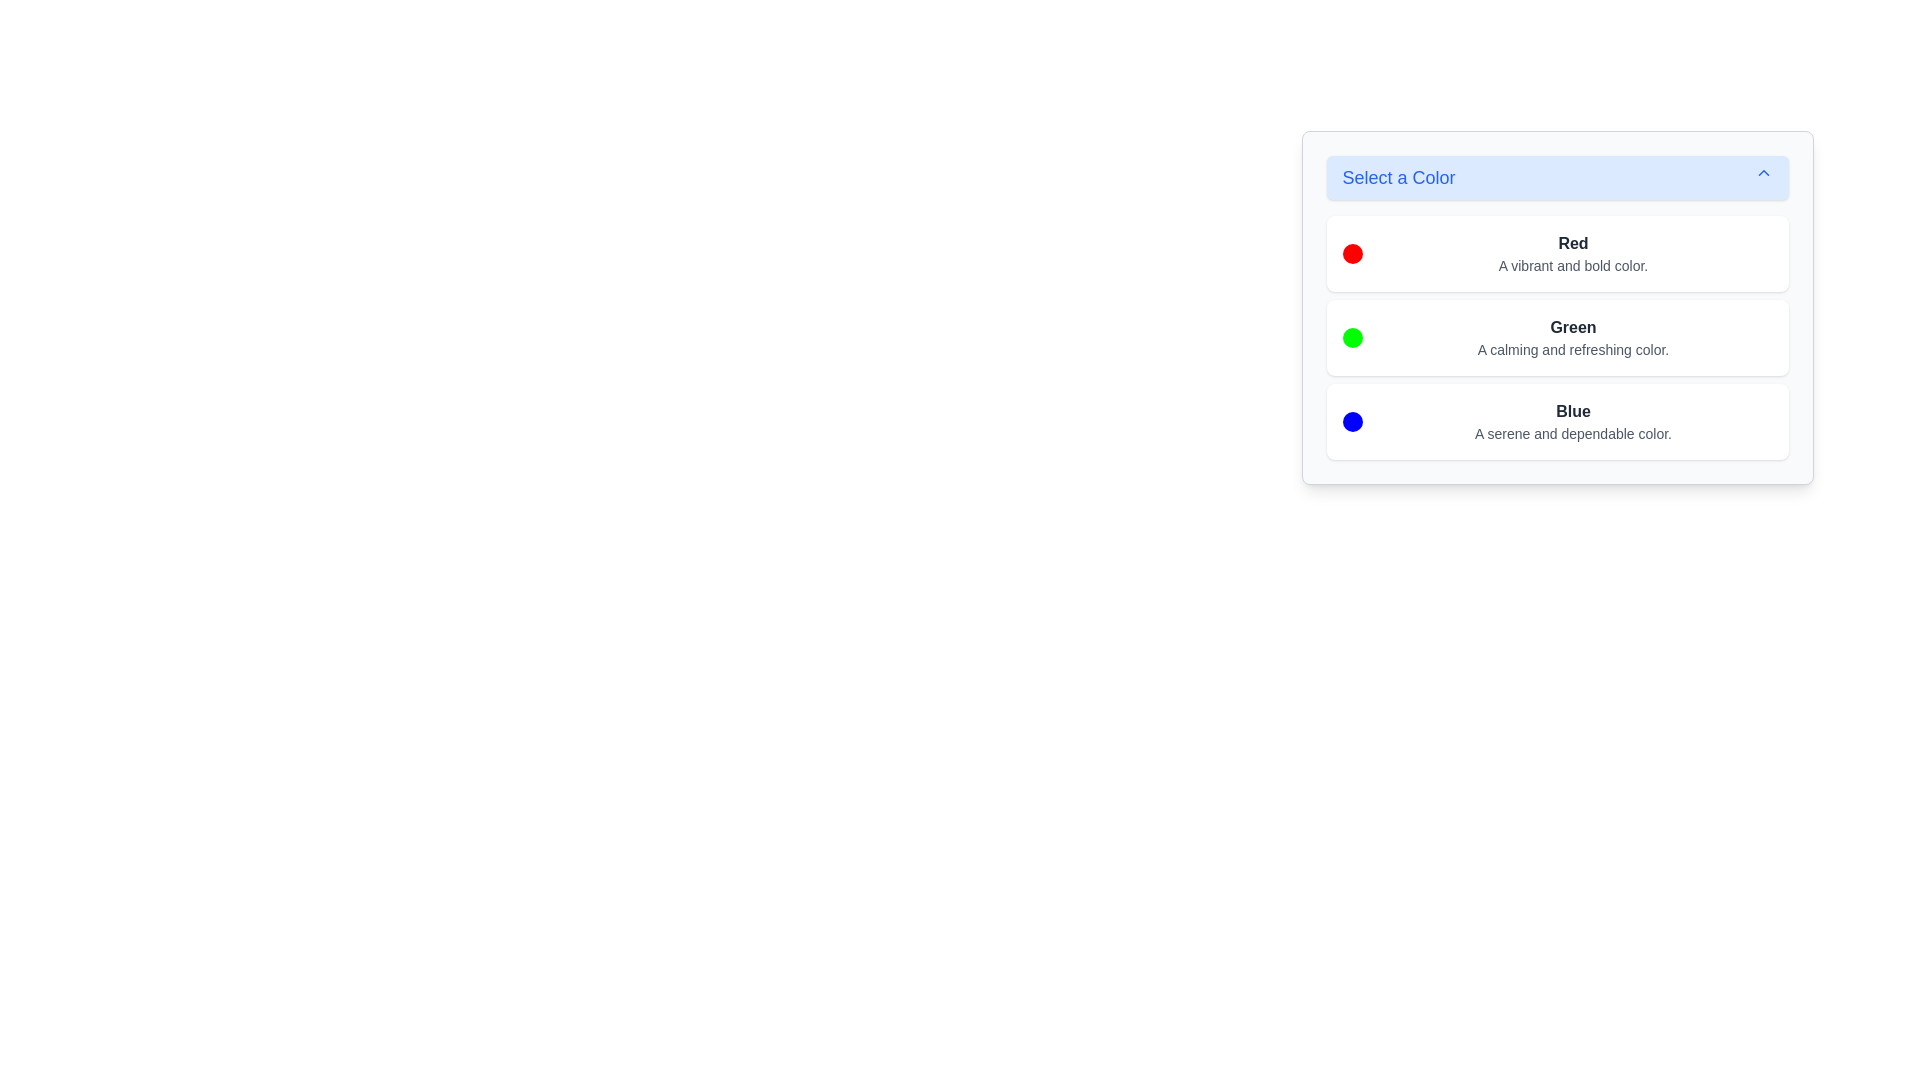 Image resolution: width=1920 pixels, height=1080 pixels. Describe the element at coordinates (1572, 242) in the screenshot. I see `the text element displaying the word 'Red' in bold gray color, located at the upper left corner of its text group` at that location.